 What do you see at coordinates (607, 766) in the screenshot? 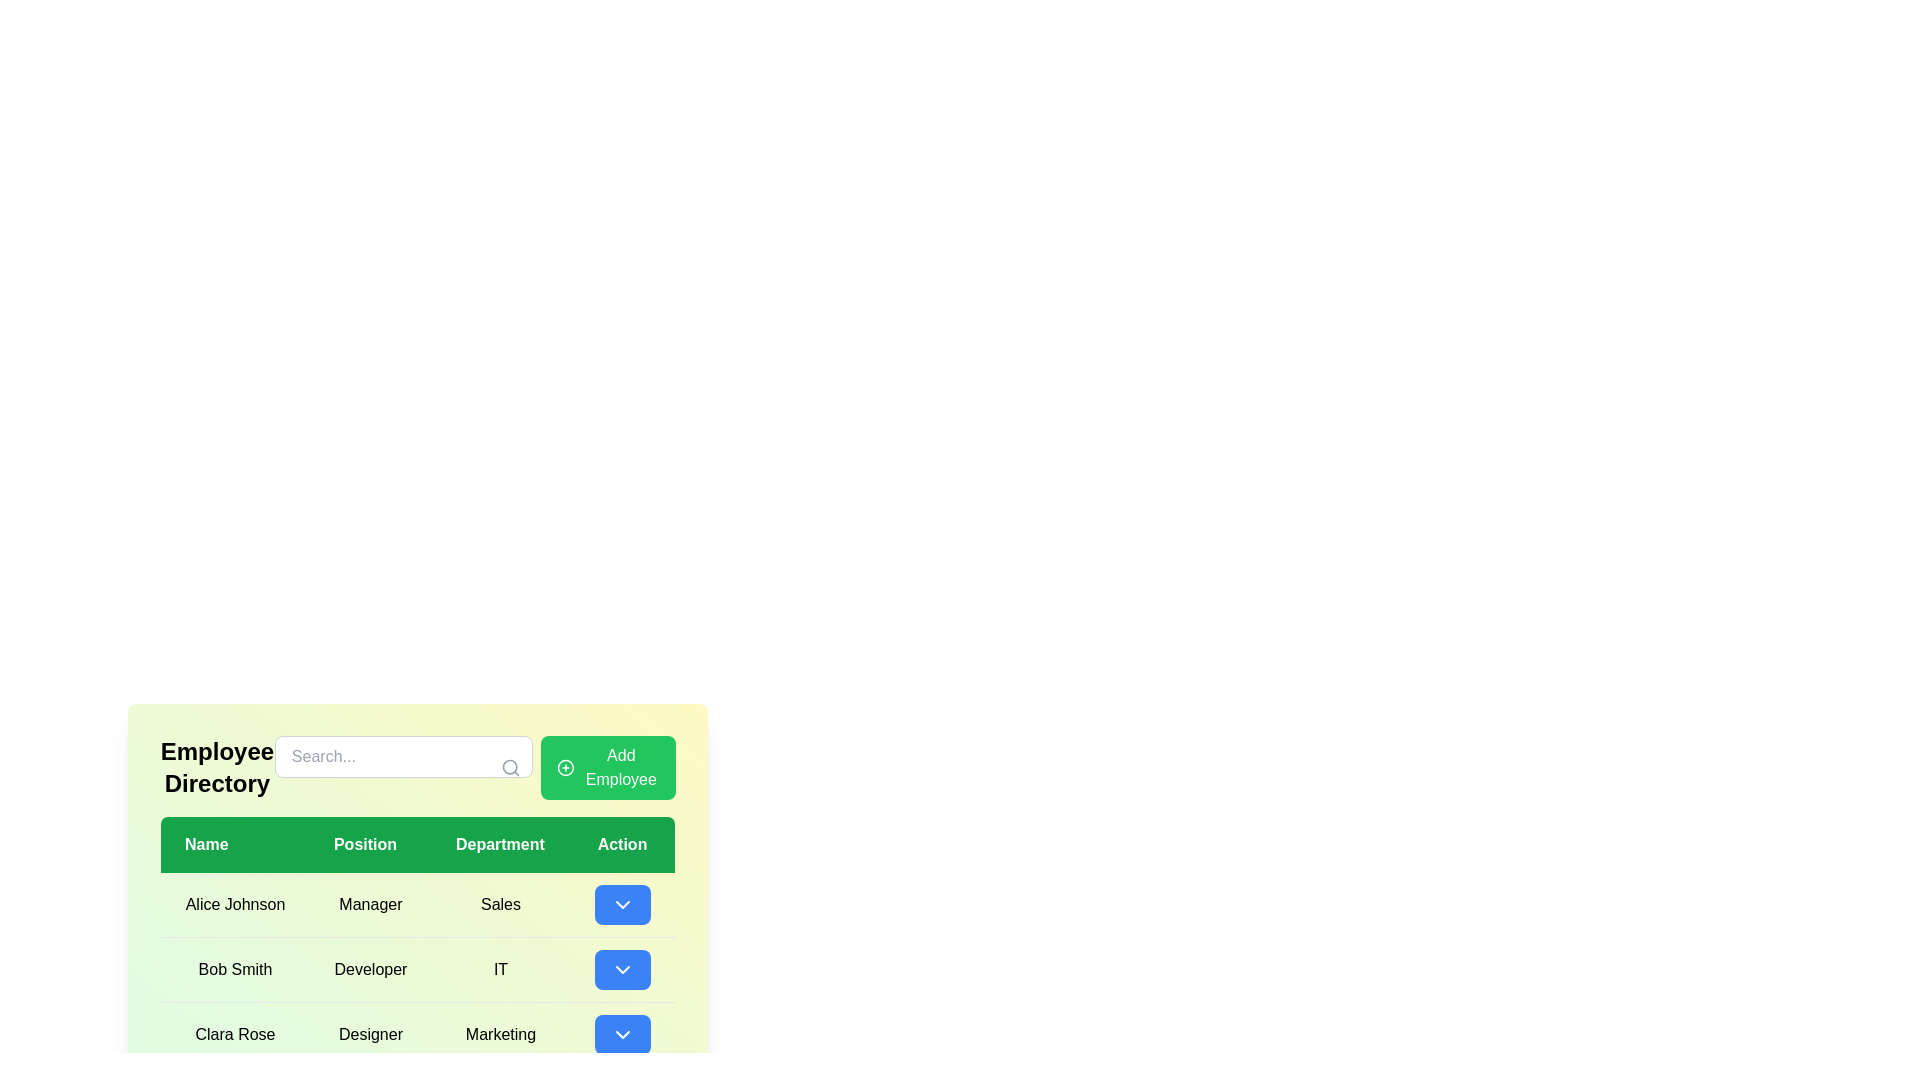
I see `the green 'Add Employee' button with rounded corners` at bounding box center [607, 766].